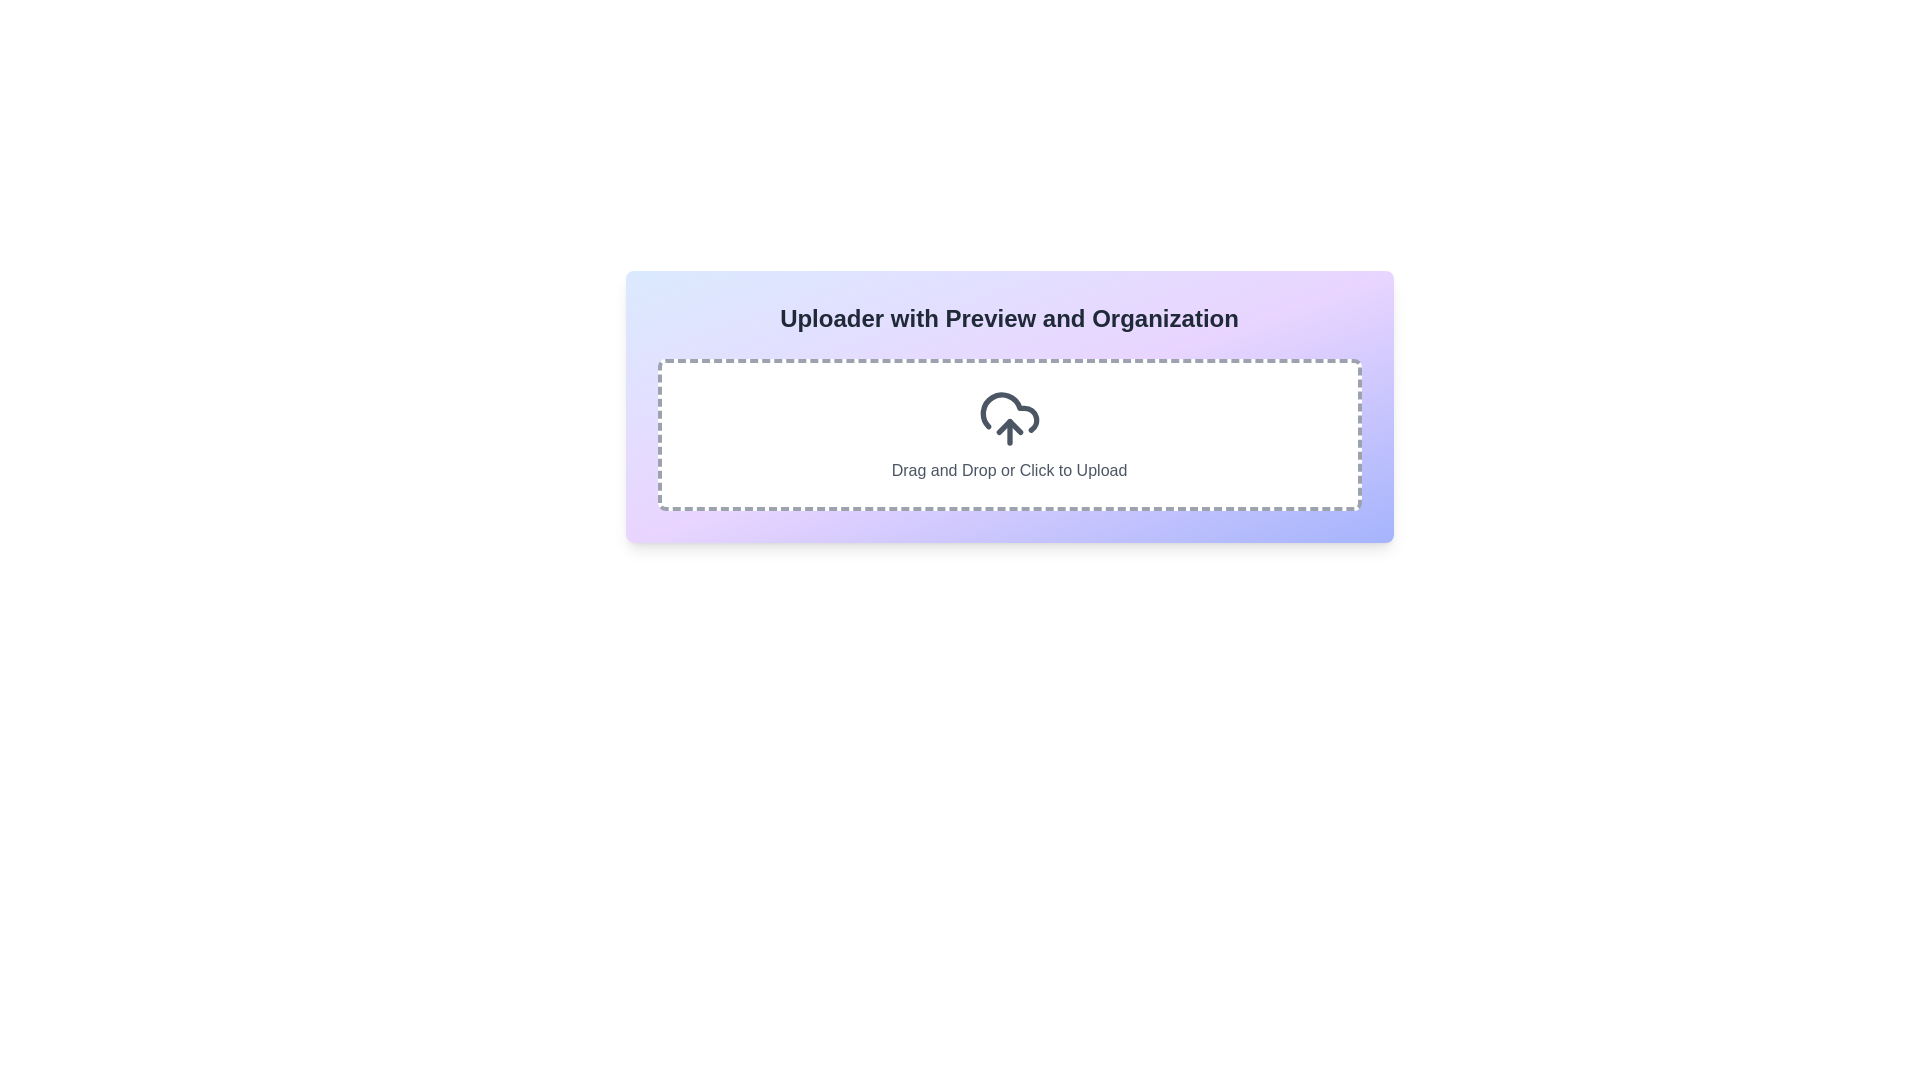 The height and width of the screenshot is (1080, 1920). What do you see at coordinates (1009, 426) in the screenshot?
I see `the graphical arrow component of the cloud upload icon located at the center of the page under the title 'Uploader with Preview and Organization'` at bounding box center [1009, 426].